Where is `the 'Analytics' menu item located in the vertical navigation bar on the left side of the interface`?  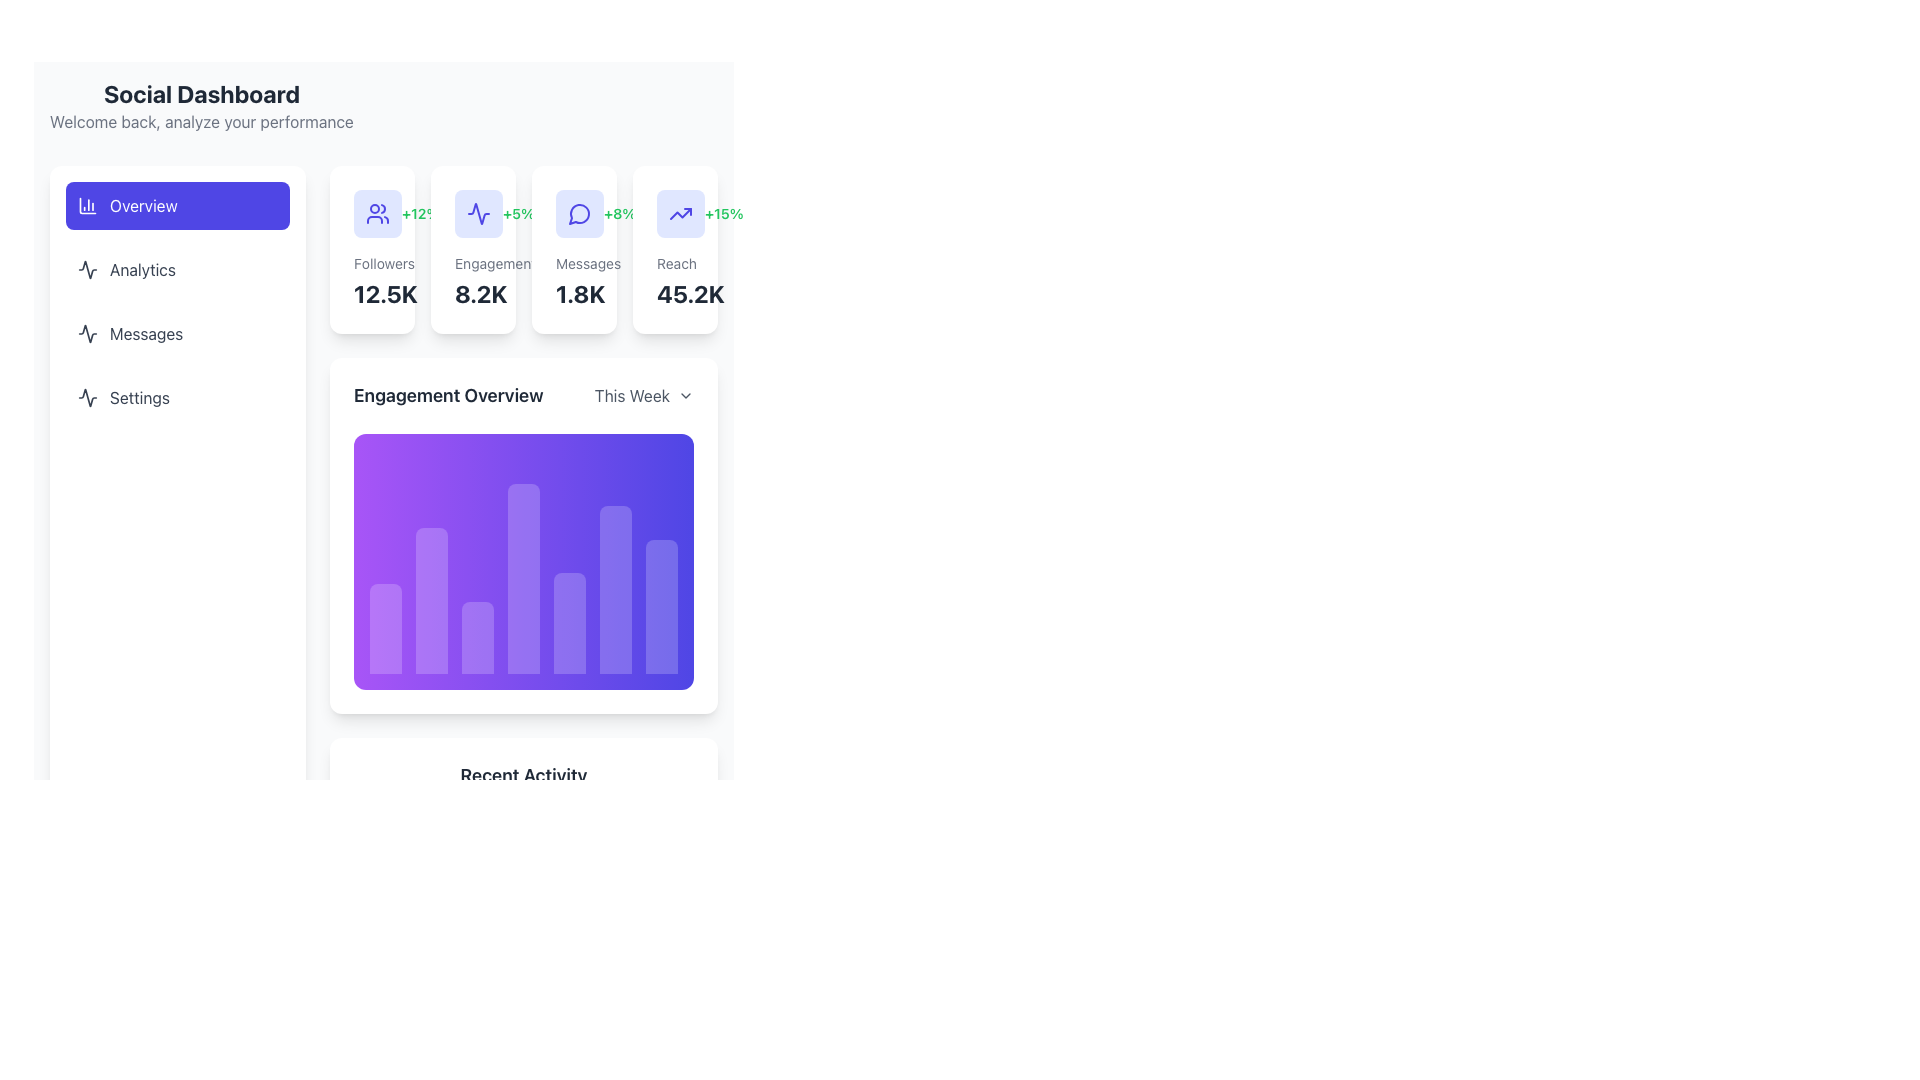 the 'Analytics' menu item located in the vertical navigation bar on the left side of the interface is located at coordinates (177, 301).